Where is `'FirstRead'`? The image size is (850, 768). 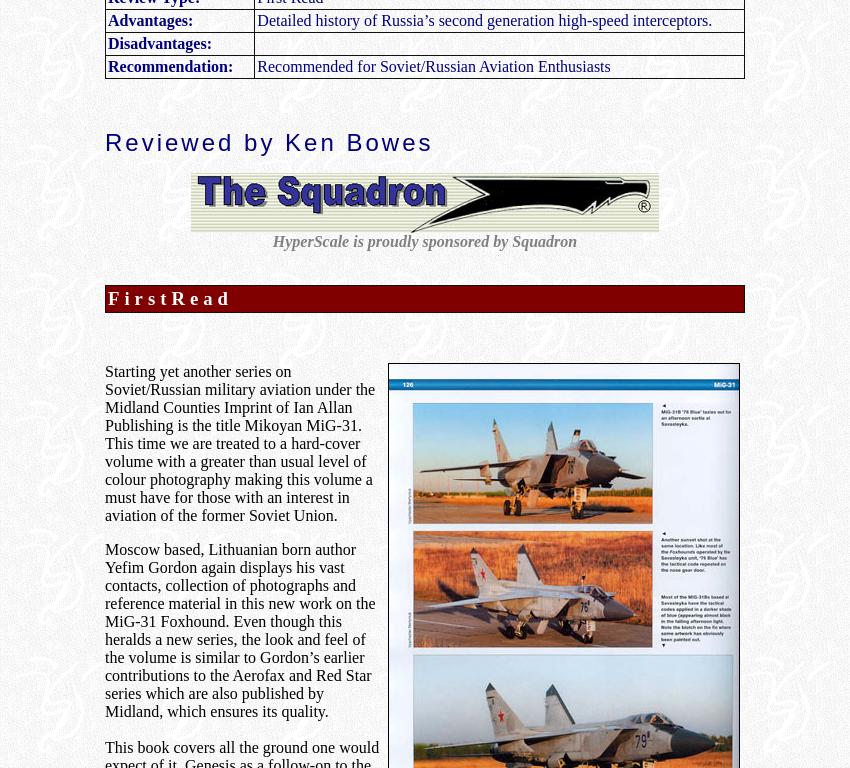
'FirstRead' is located at coordinates (170, 298).